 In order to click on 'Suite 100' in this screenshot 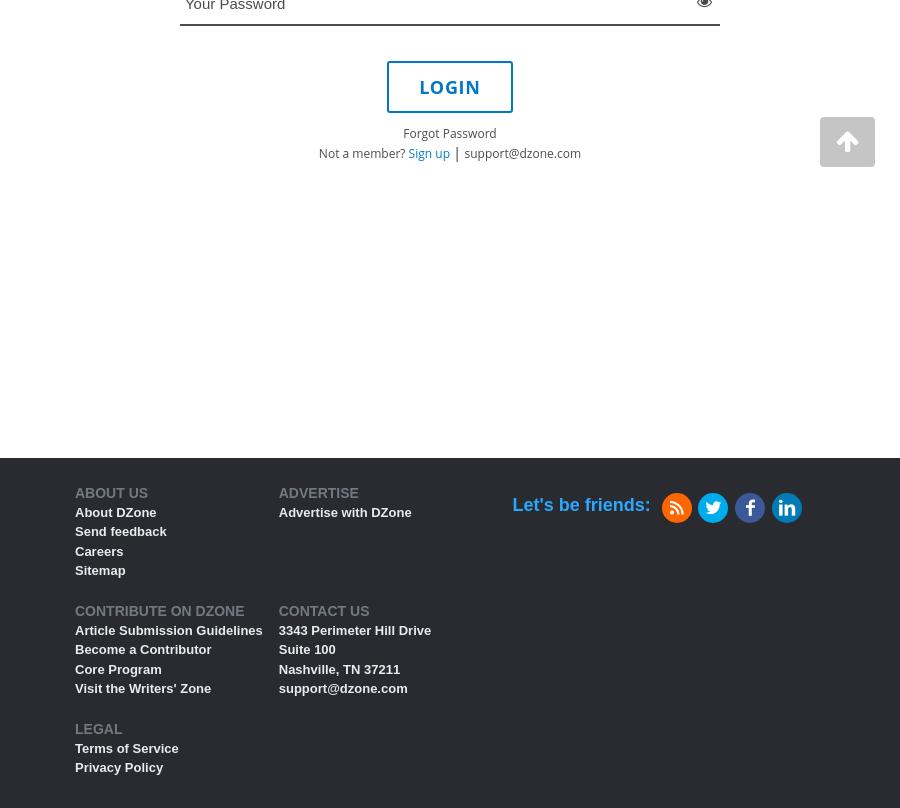, I will do `click(305, 649)`.